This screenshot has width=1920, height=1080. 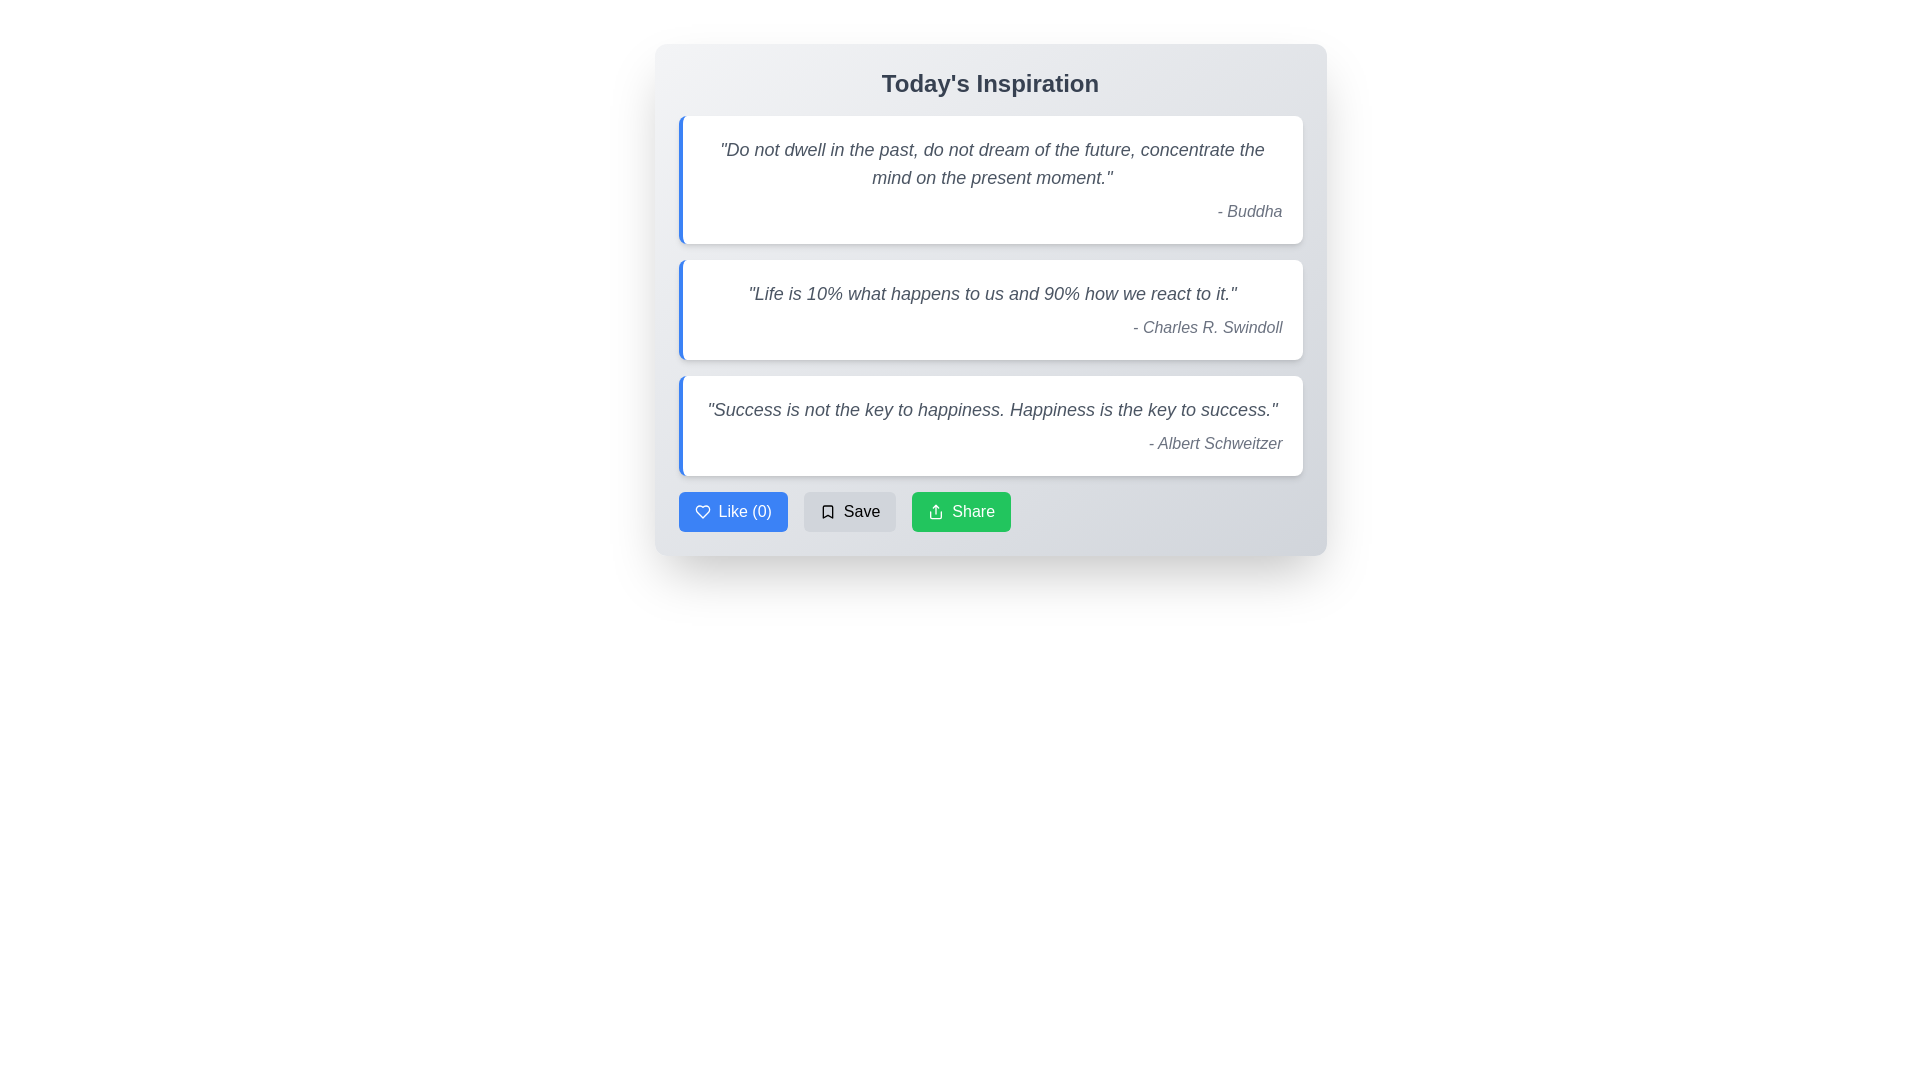 I want to click on the 'Save' button that contains the bookmark icon, which is visually aligned with the button's text and located in the bottom panel of the interface, so click(x=827, y=511).